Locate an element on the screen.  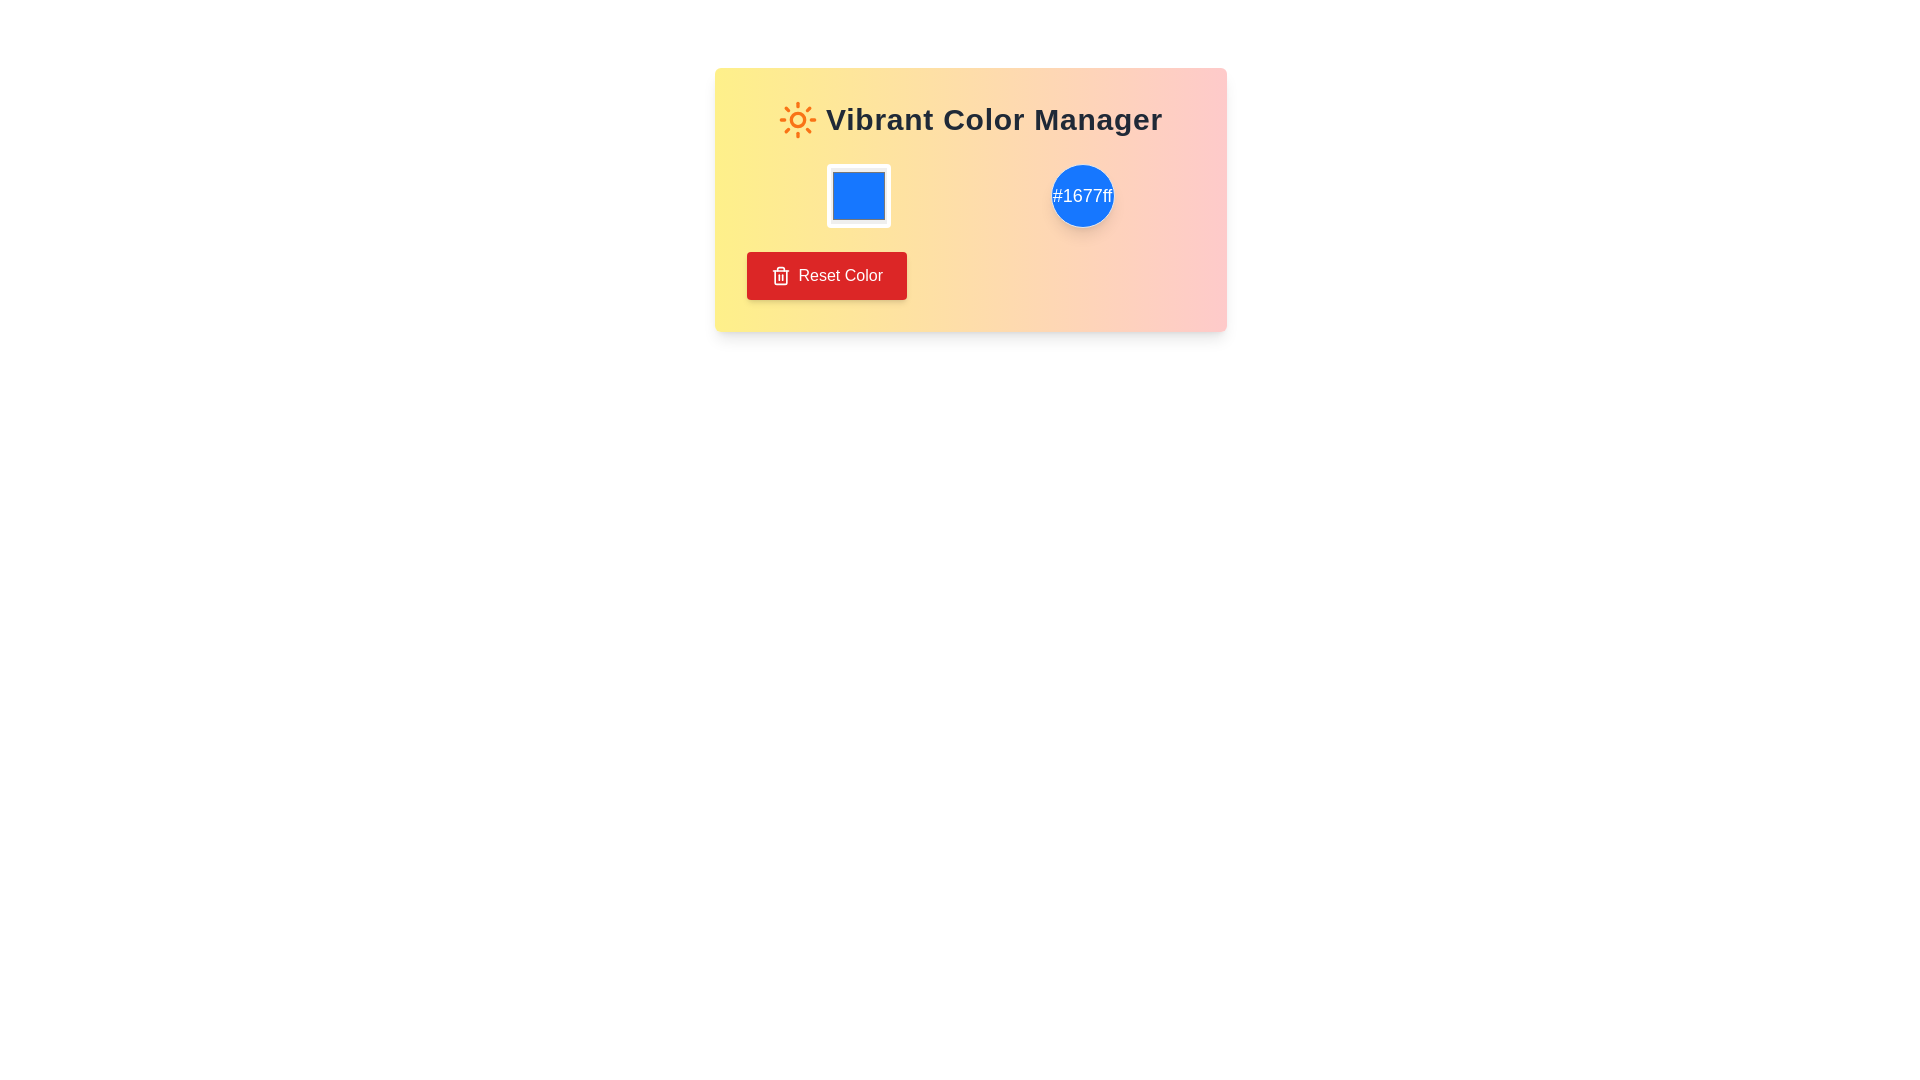
the orange sun icon located at the top-left corner of the 'Vibrant Color Manager' card, positioned to the left of the text 'Vibrant Color Manager' is located at coordinates (796, 119).